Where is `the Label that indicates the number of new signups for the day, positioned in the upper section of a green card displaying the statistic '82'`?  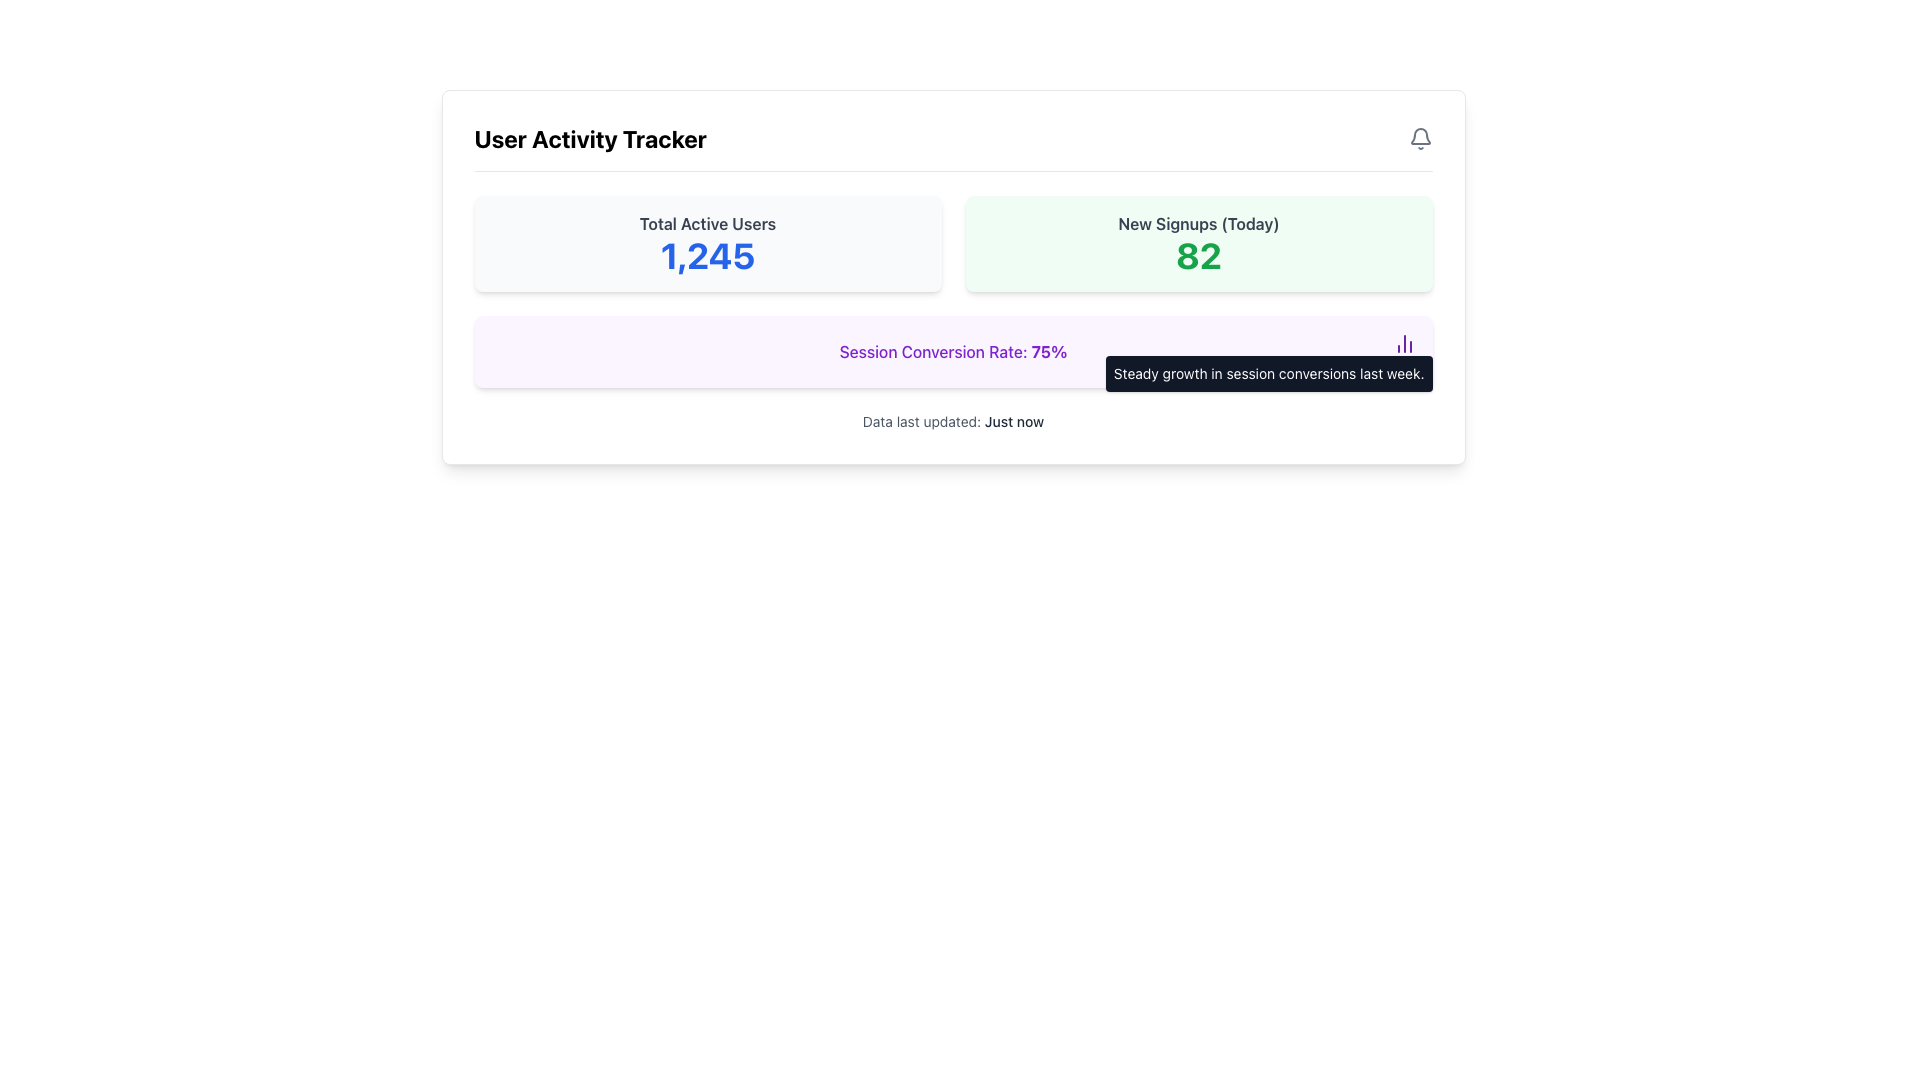 the Label that indicates the number of new signups for the day, positioned in the upper section of a green card displaying the statistic '82' is located at coordinates (1199, 223).